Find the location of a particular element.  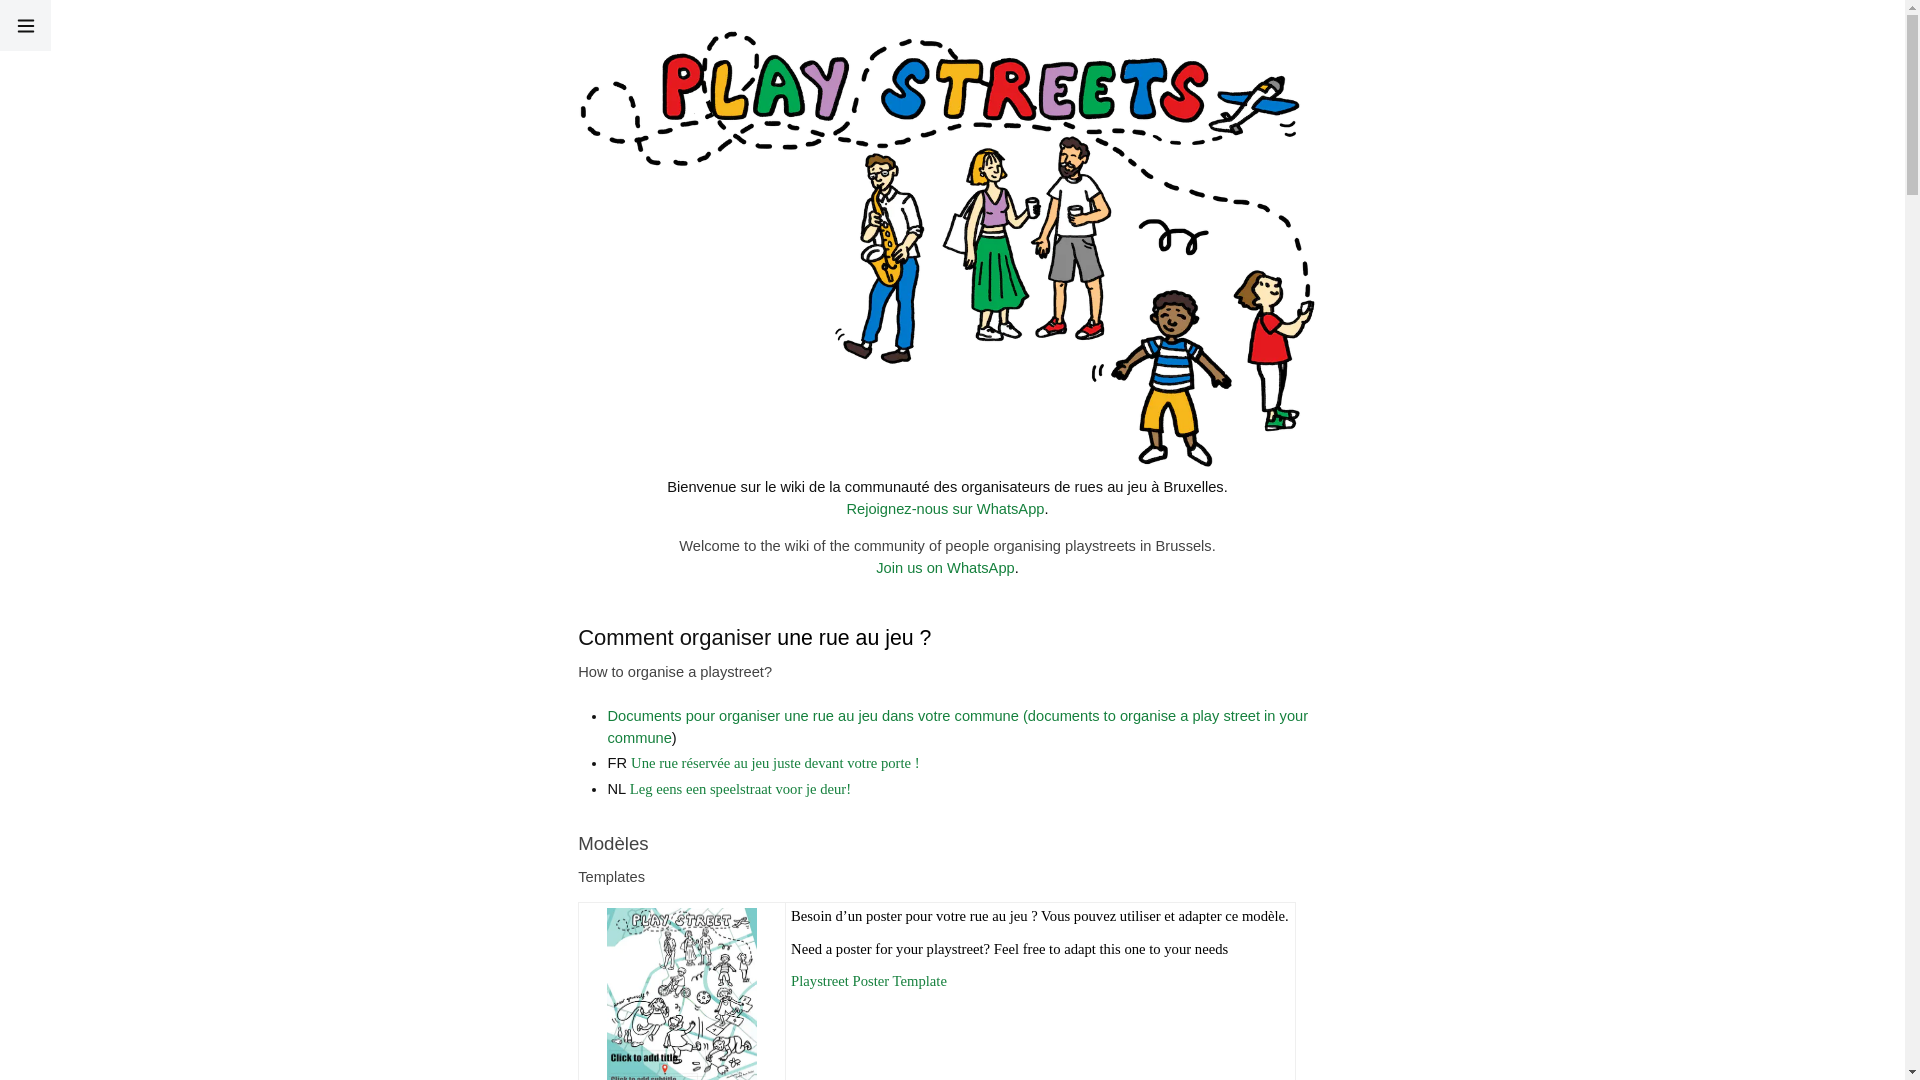

'Rejoignez-nous sur WhatsApp' is located at coordinates (944, 508).